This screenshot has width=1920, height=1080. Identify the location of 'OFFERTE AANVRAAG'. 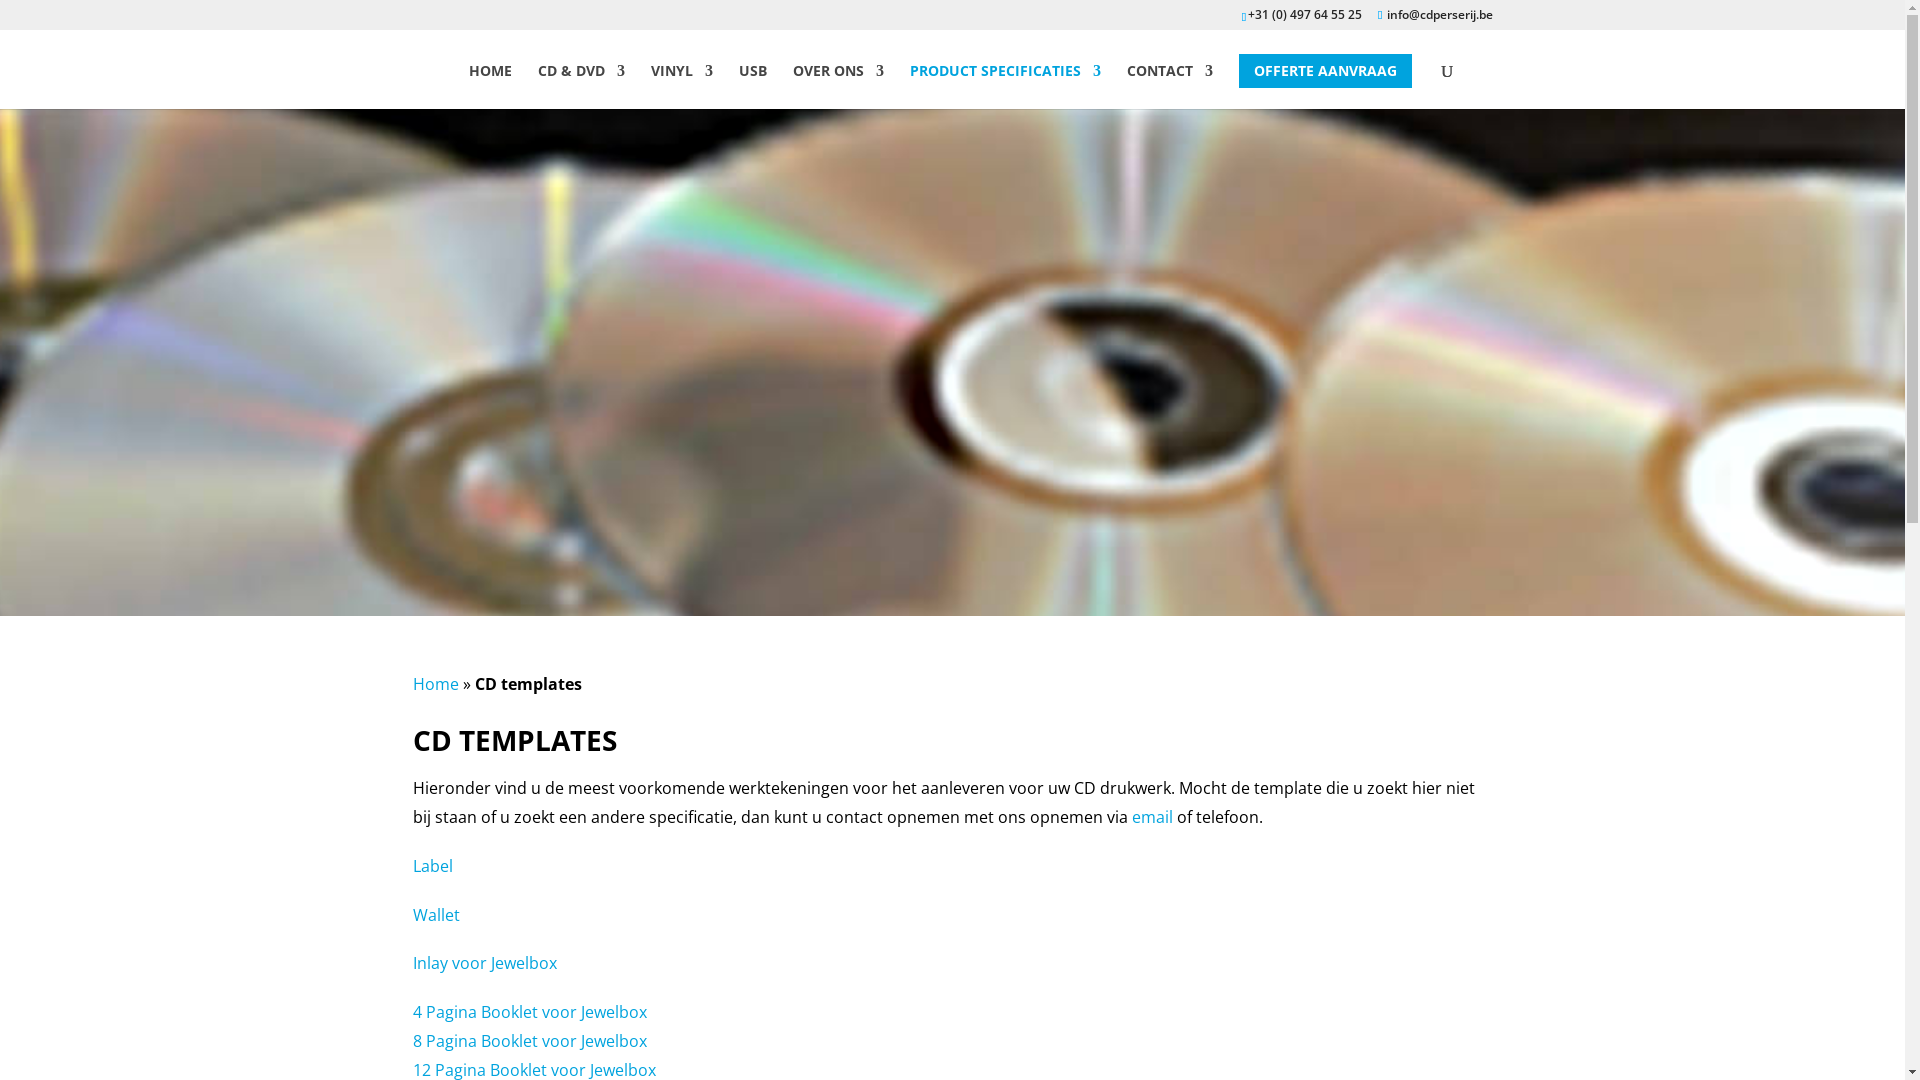
(1325, 69).